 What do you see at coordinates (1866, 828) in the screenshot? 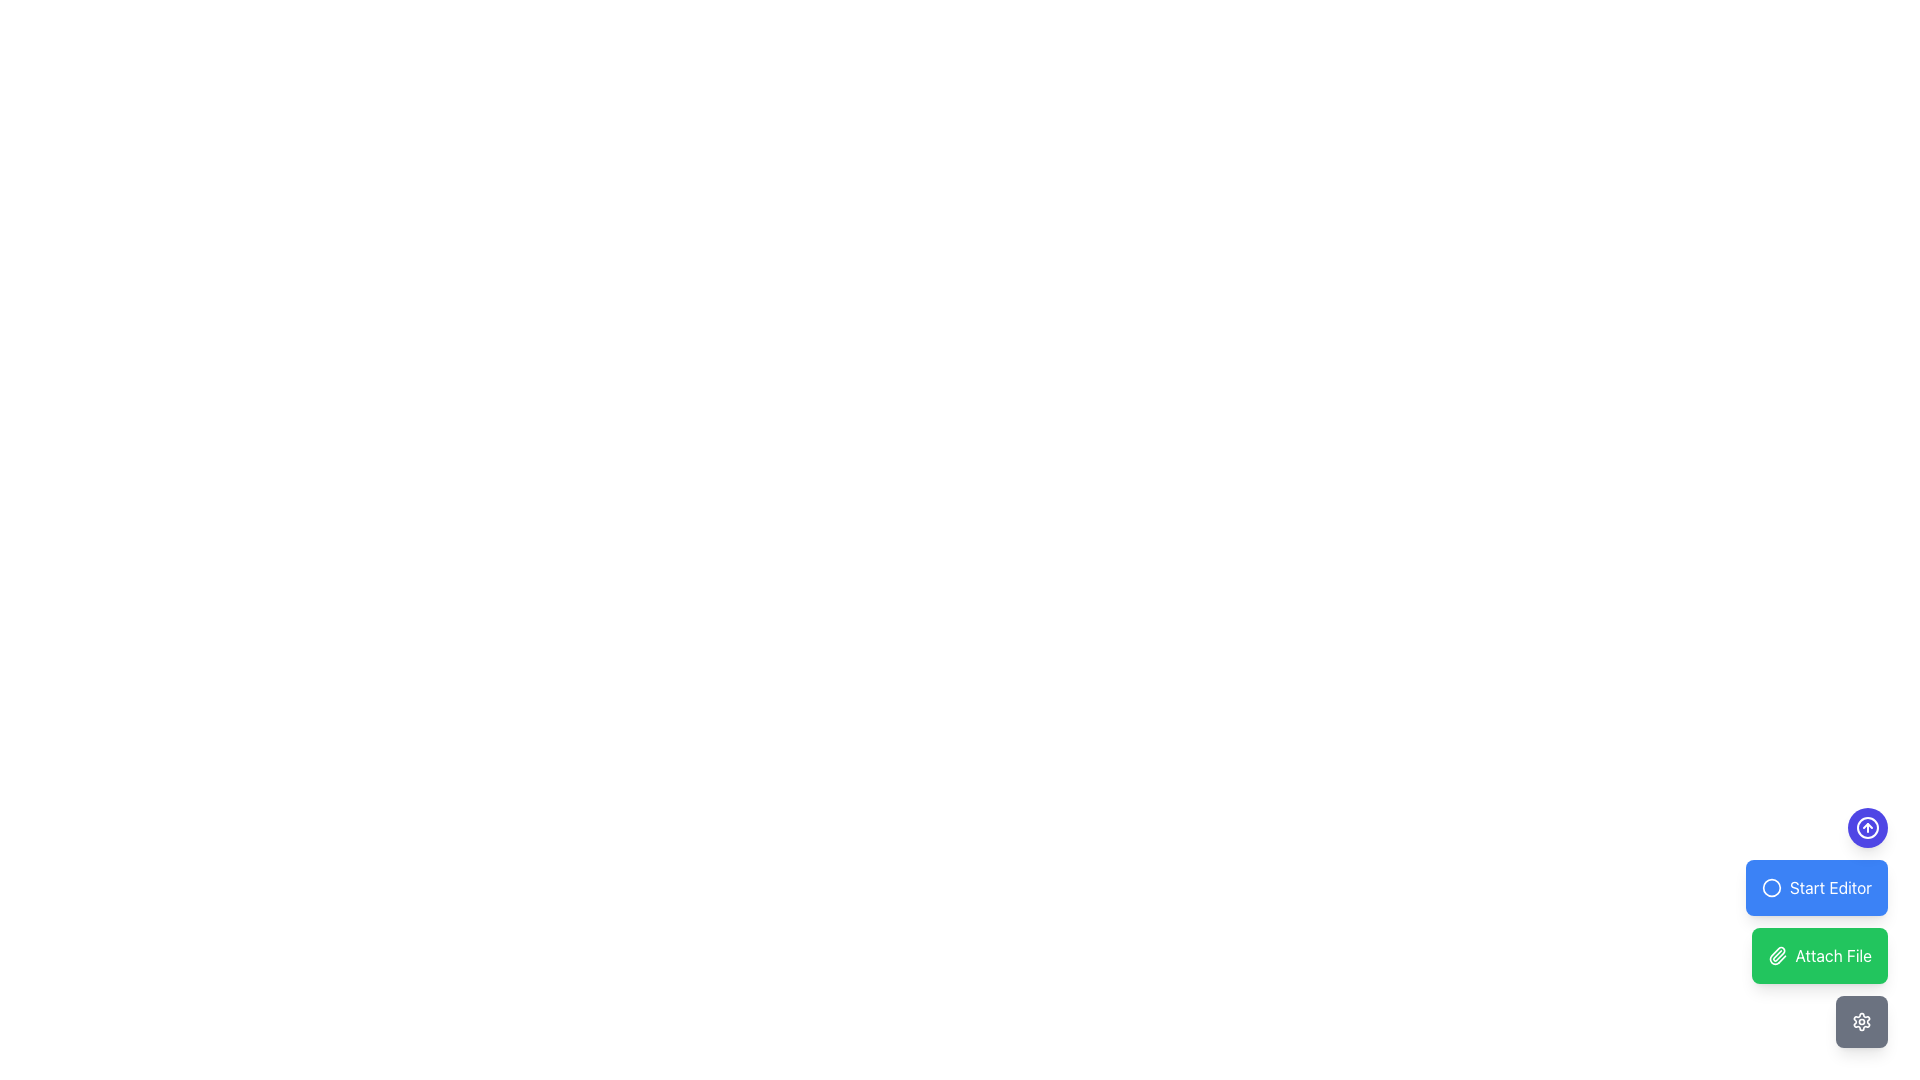
I see `the circular button with a purple background and white upward-pointing arrow` at bounding box center [1866, 828].